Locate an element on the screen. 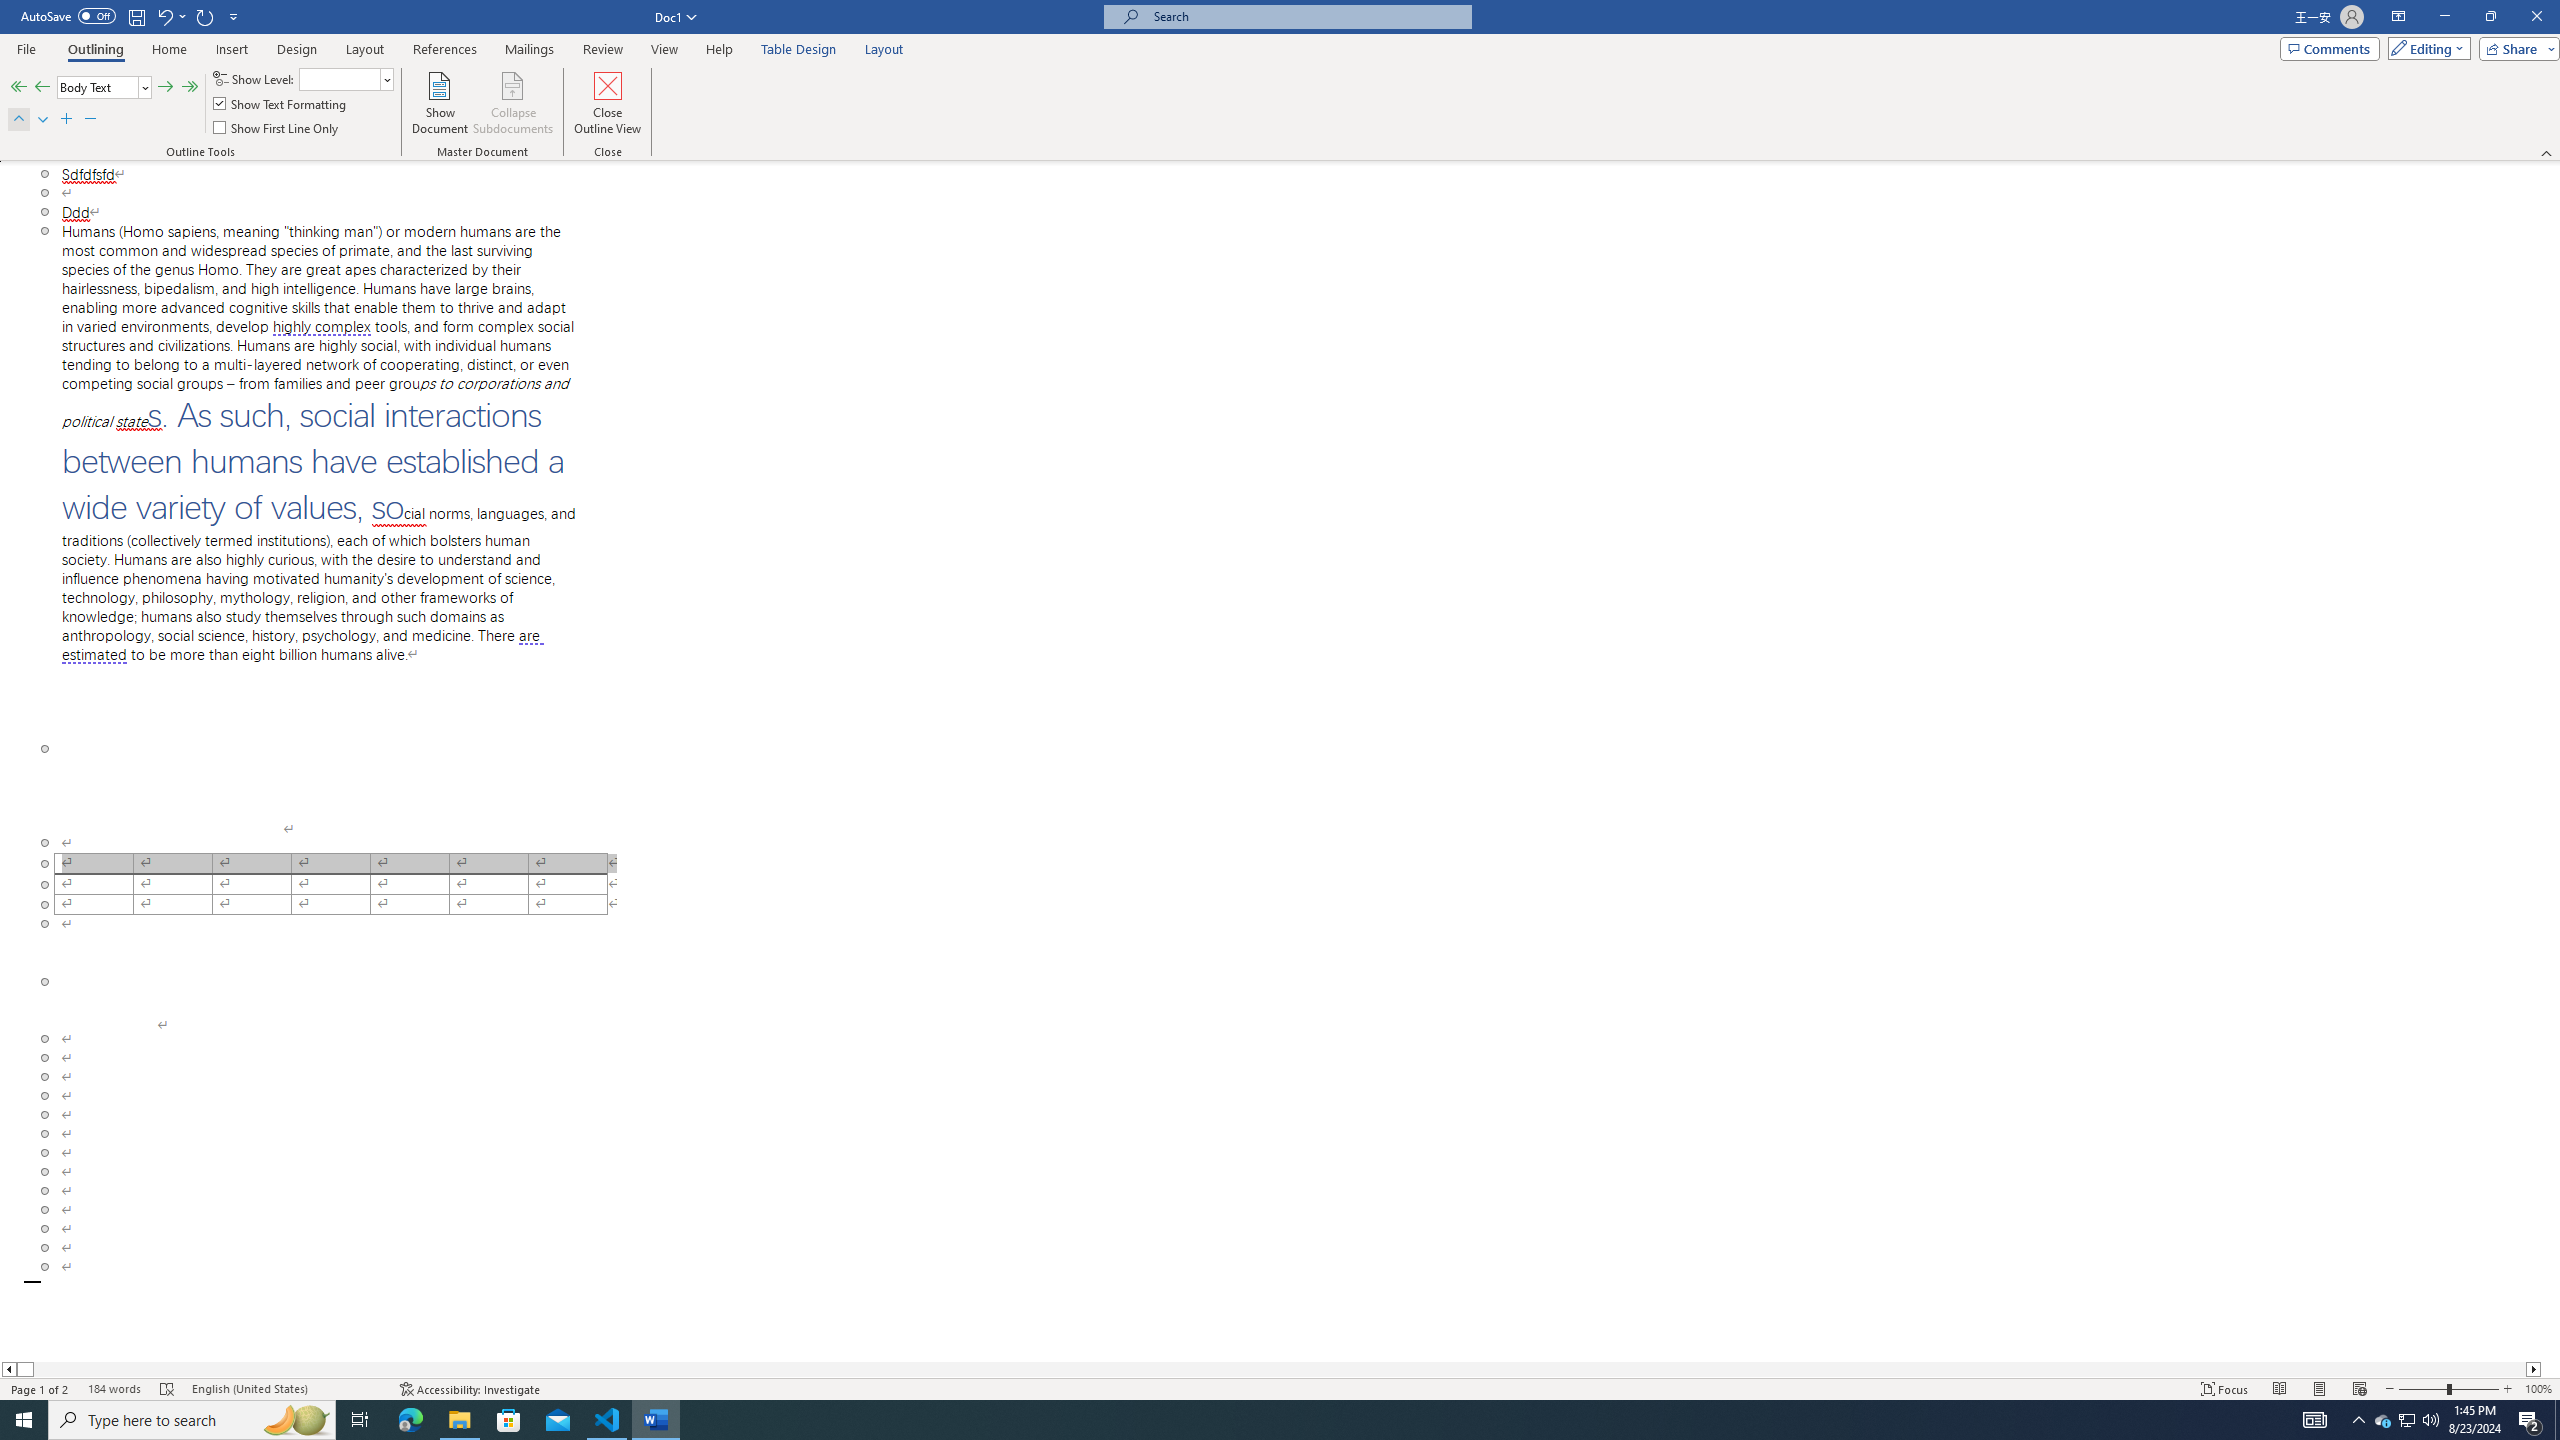 The width and height of the screenshot is (2560, 1440). 'Column left' is located at coordinates (8, 1368).